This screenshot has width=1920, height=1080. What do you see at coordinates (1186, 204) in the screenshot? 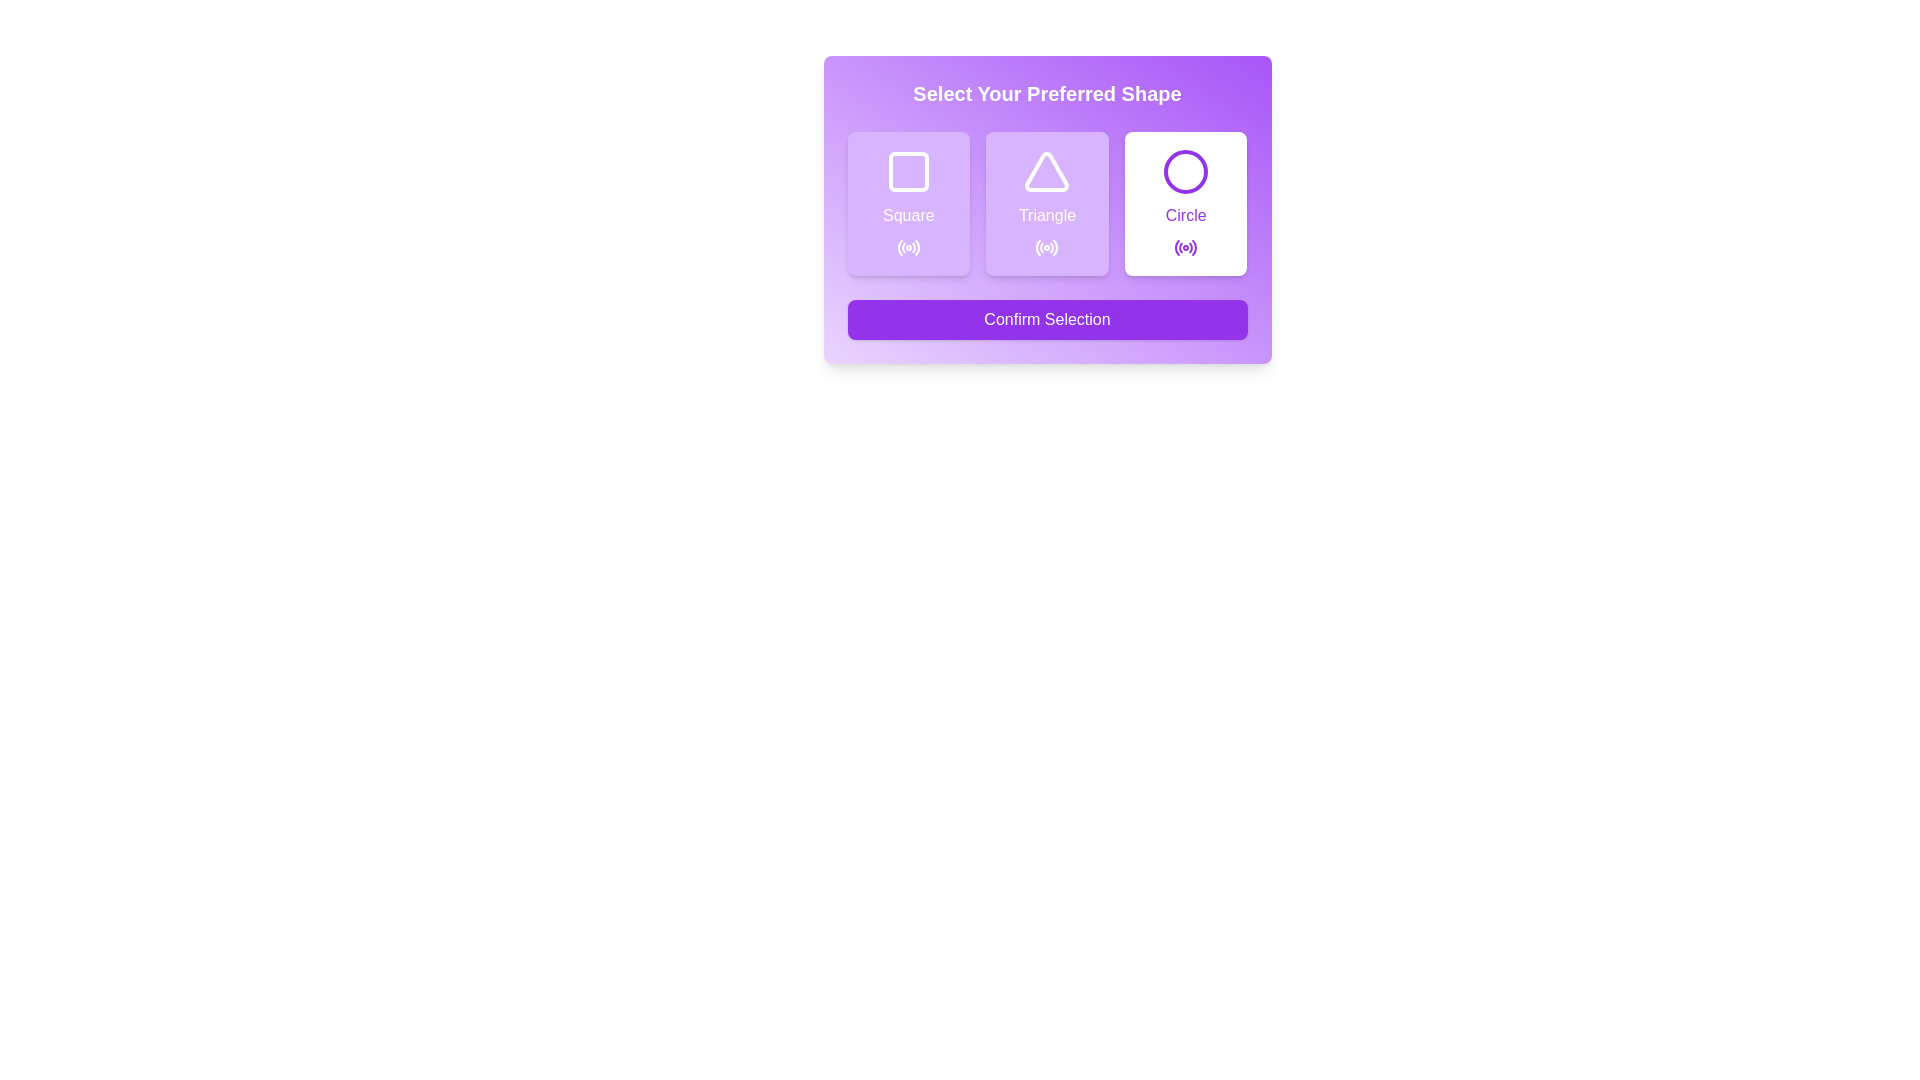
I see `the selectable card representing the shape 'circle' located in the third column of the grid under 'Select Your Preferred Shape'` at bounding box center [1186, 204].